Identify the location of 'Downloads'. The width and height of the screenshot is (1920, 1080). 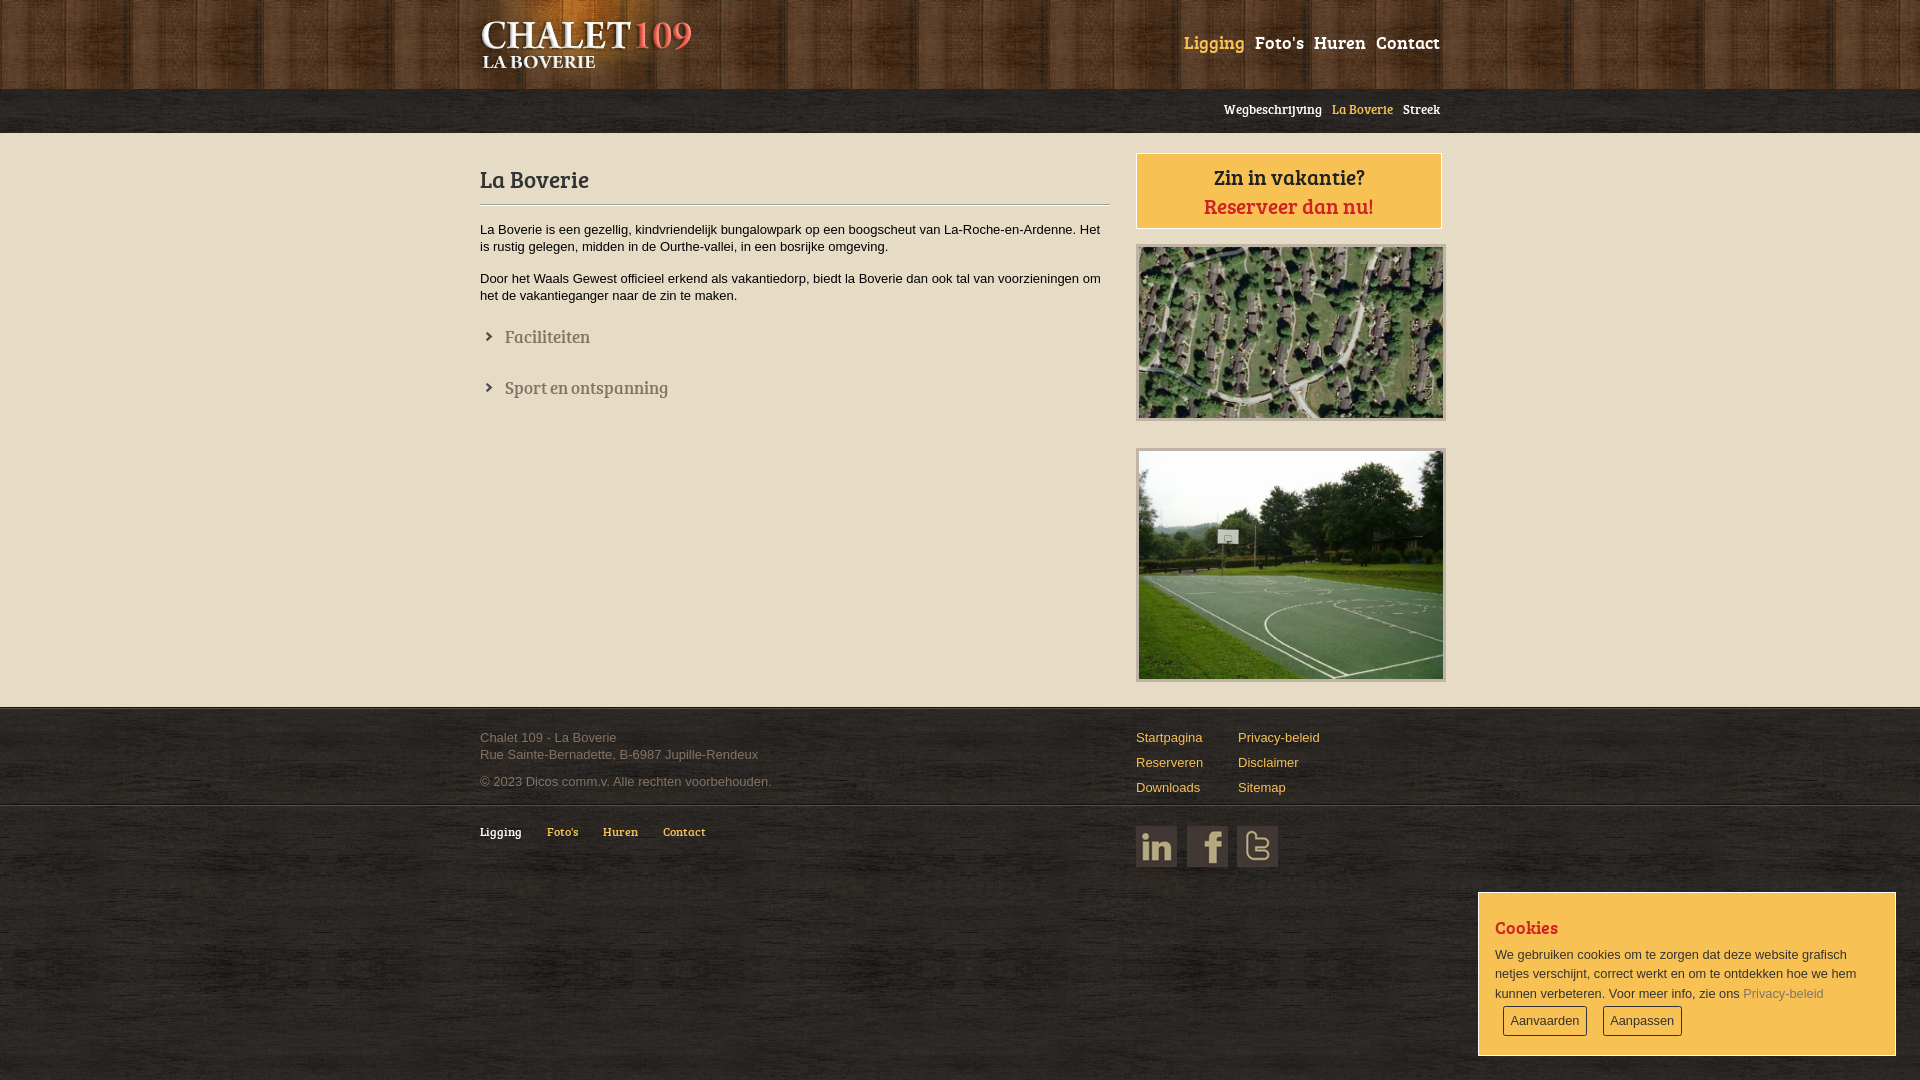
(1167, 786).